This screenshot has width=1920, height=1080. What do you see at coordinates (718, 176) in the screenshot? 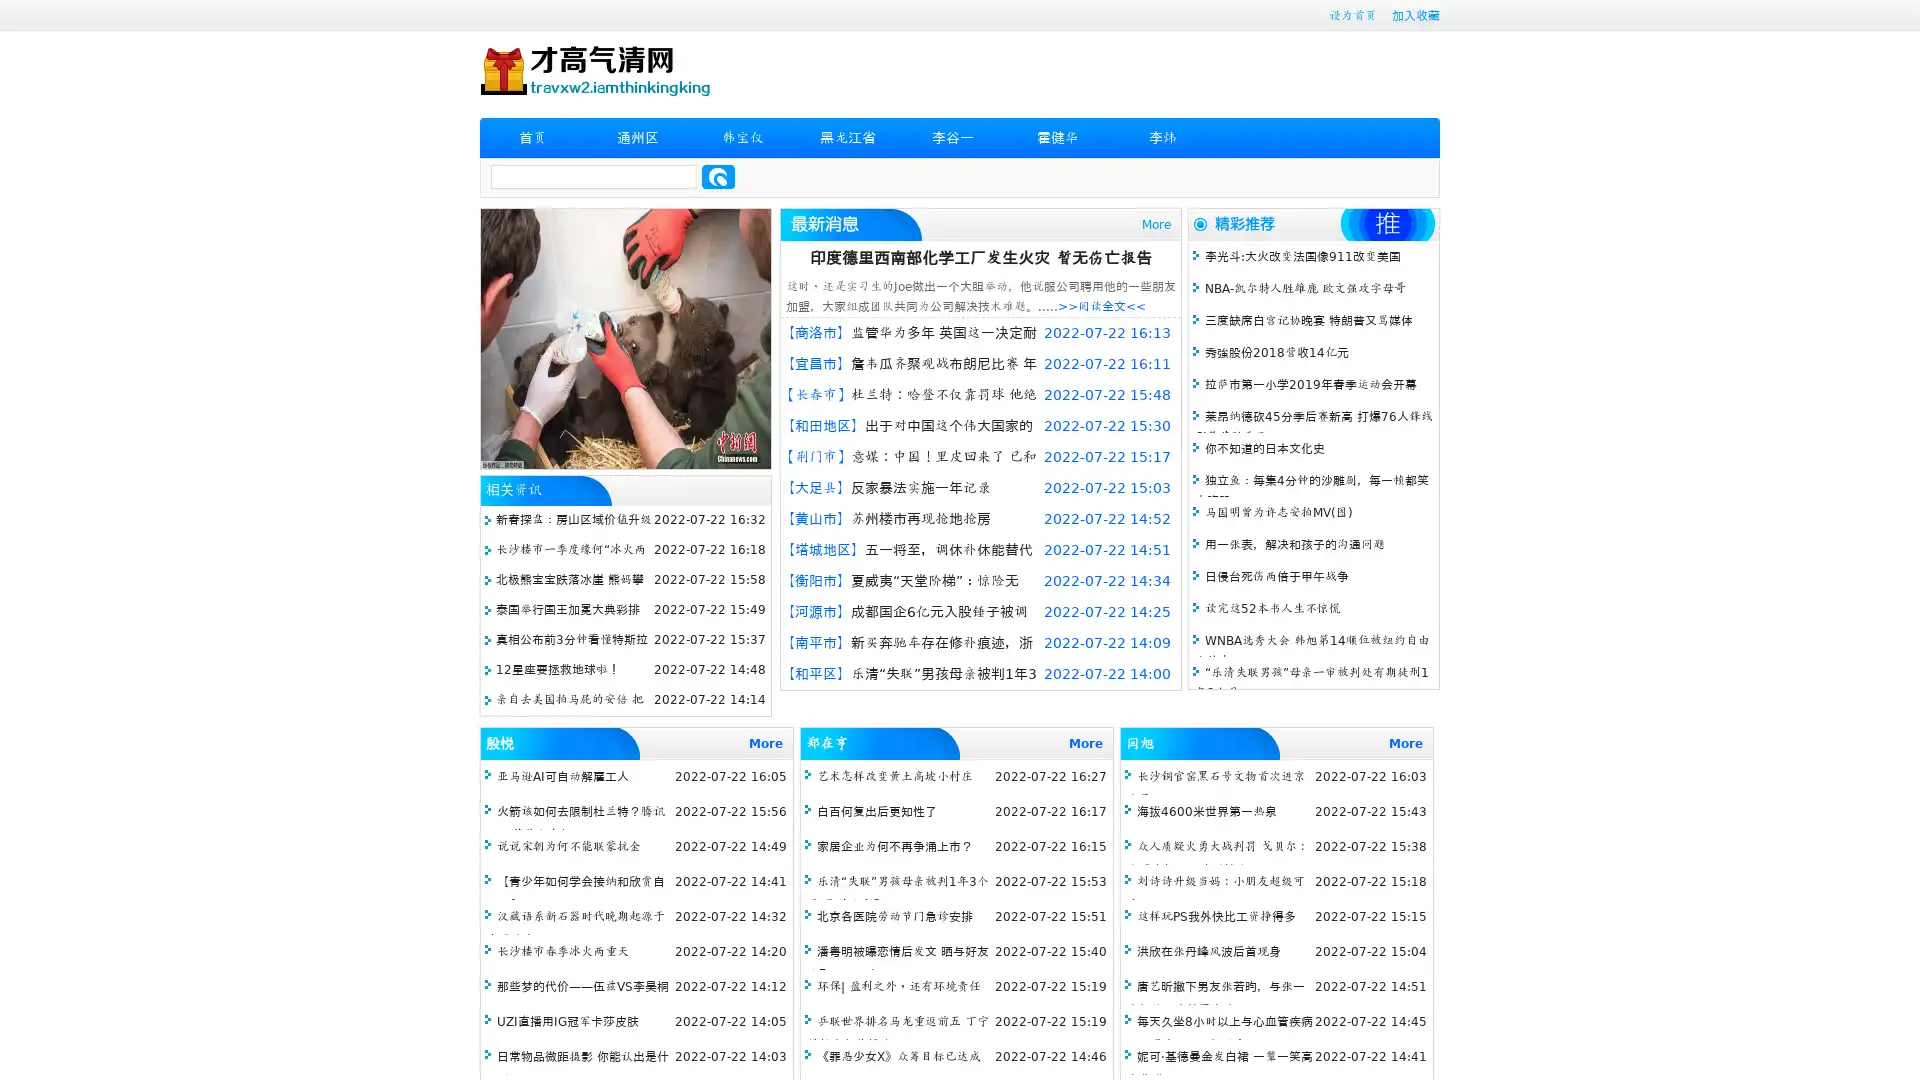
I see `Search` at bounding box center [718, 176].